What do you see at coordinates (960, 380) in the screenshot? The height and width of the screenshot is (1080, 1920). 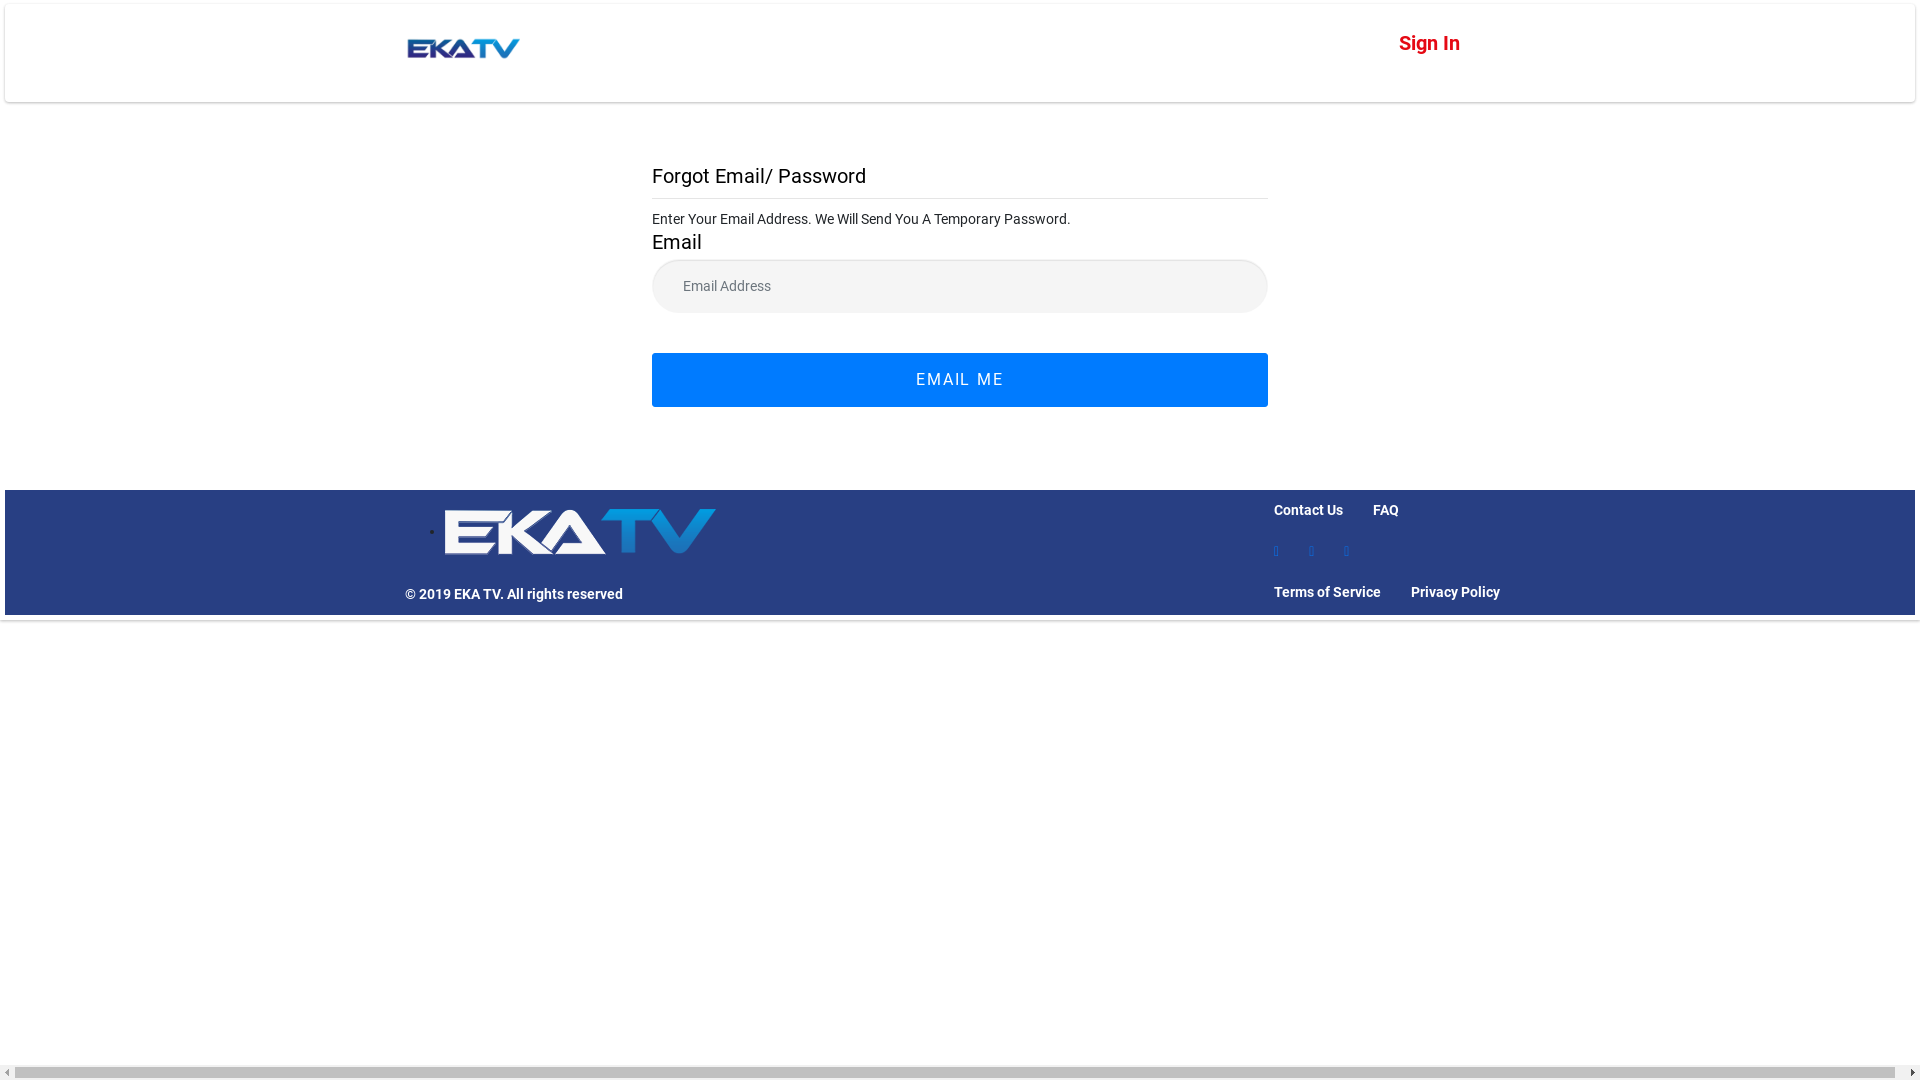 I see `'EMAIL ME'` at bounding box center [960, 380].